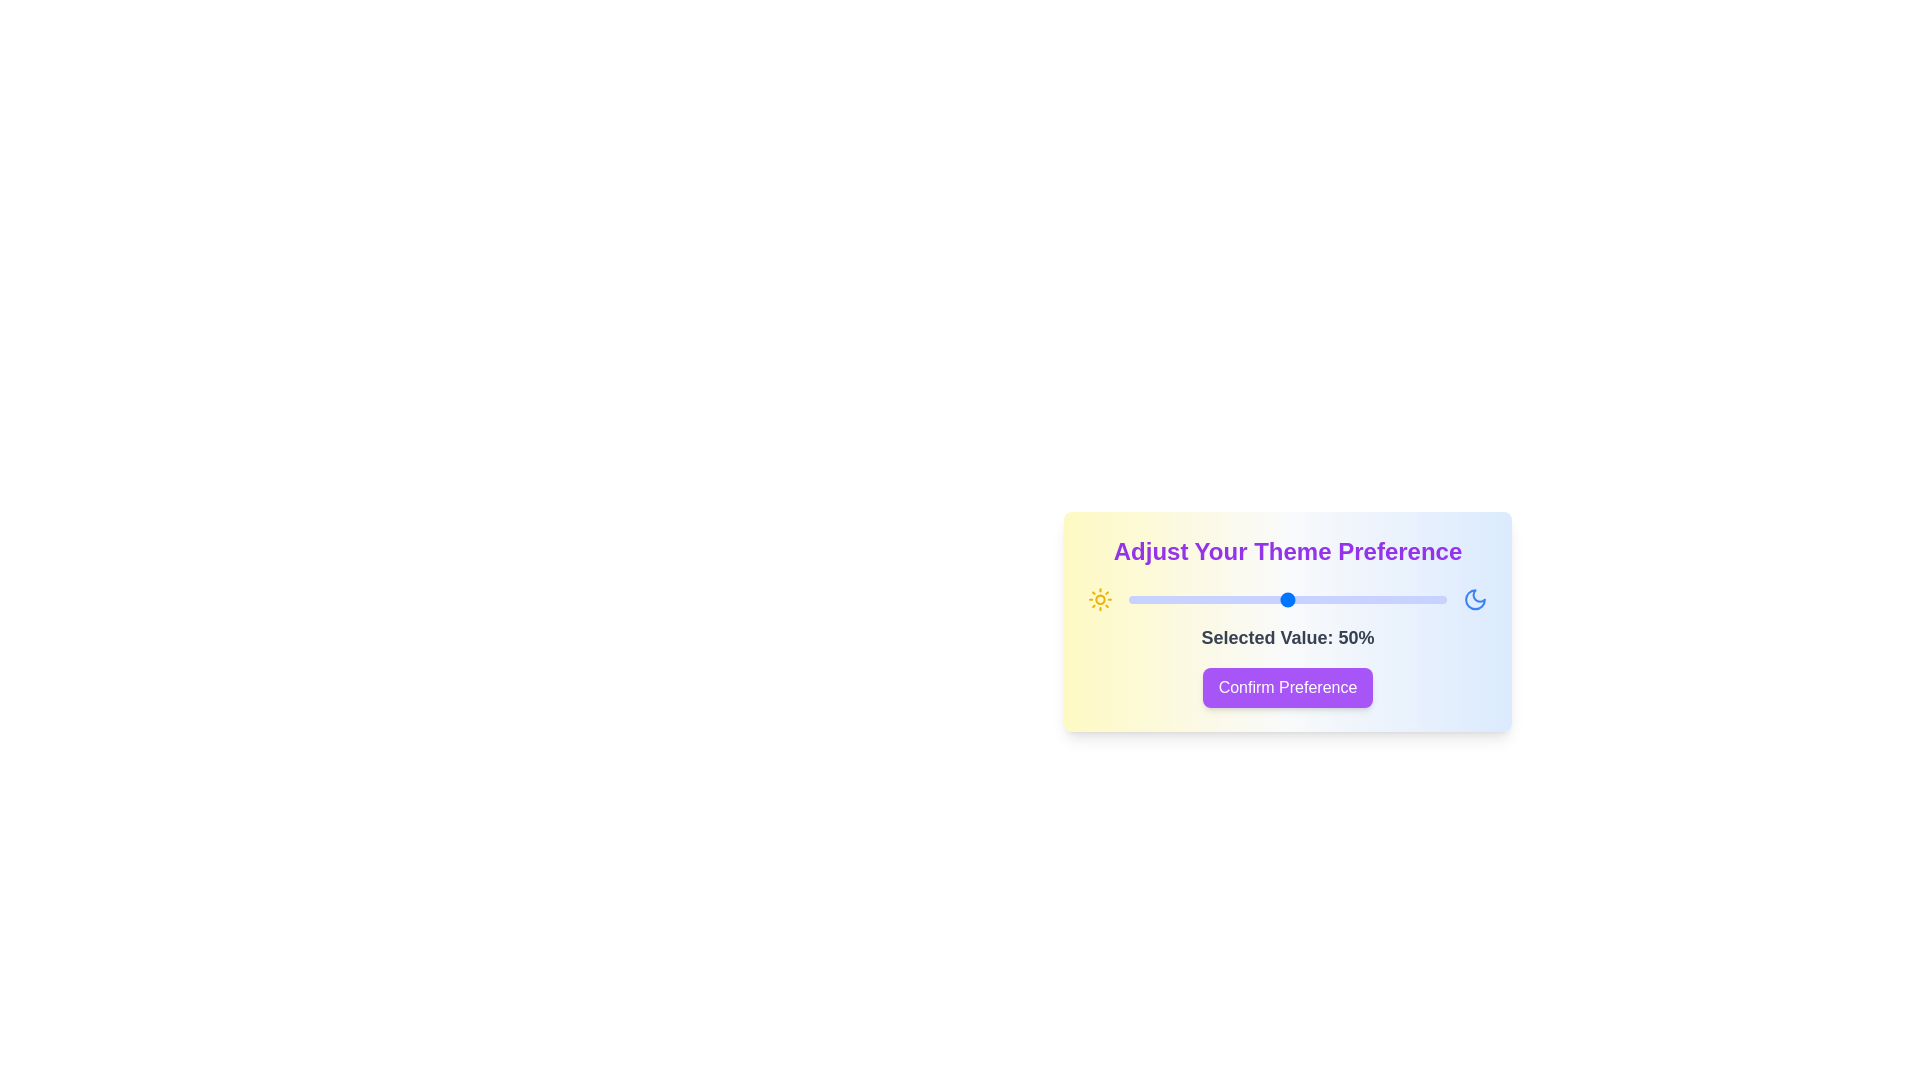 The image size is (1920, 1080). I want to click on the sun icon located on the leftmost side of the horizontal row, which is characterized by its circular yellow center and surrounding rays, so click(1099, 599).